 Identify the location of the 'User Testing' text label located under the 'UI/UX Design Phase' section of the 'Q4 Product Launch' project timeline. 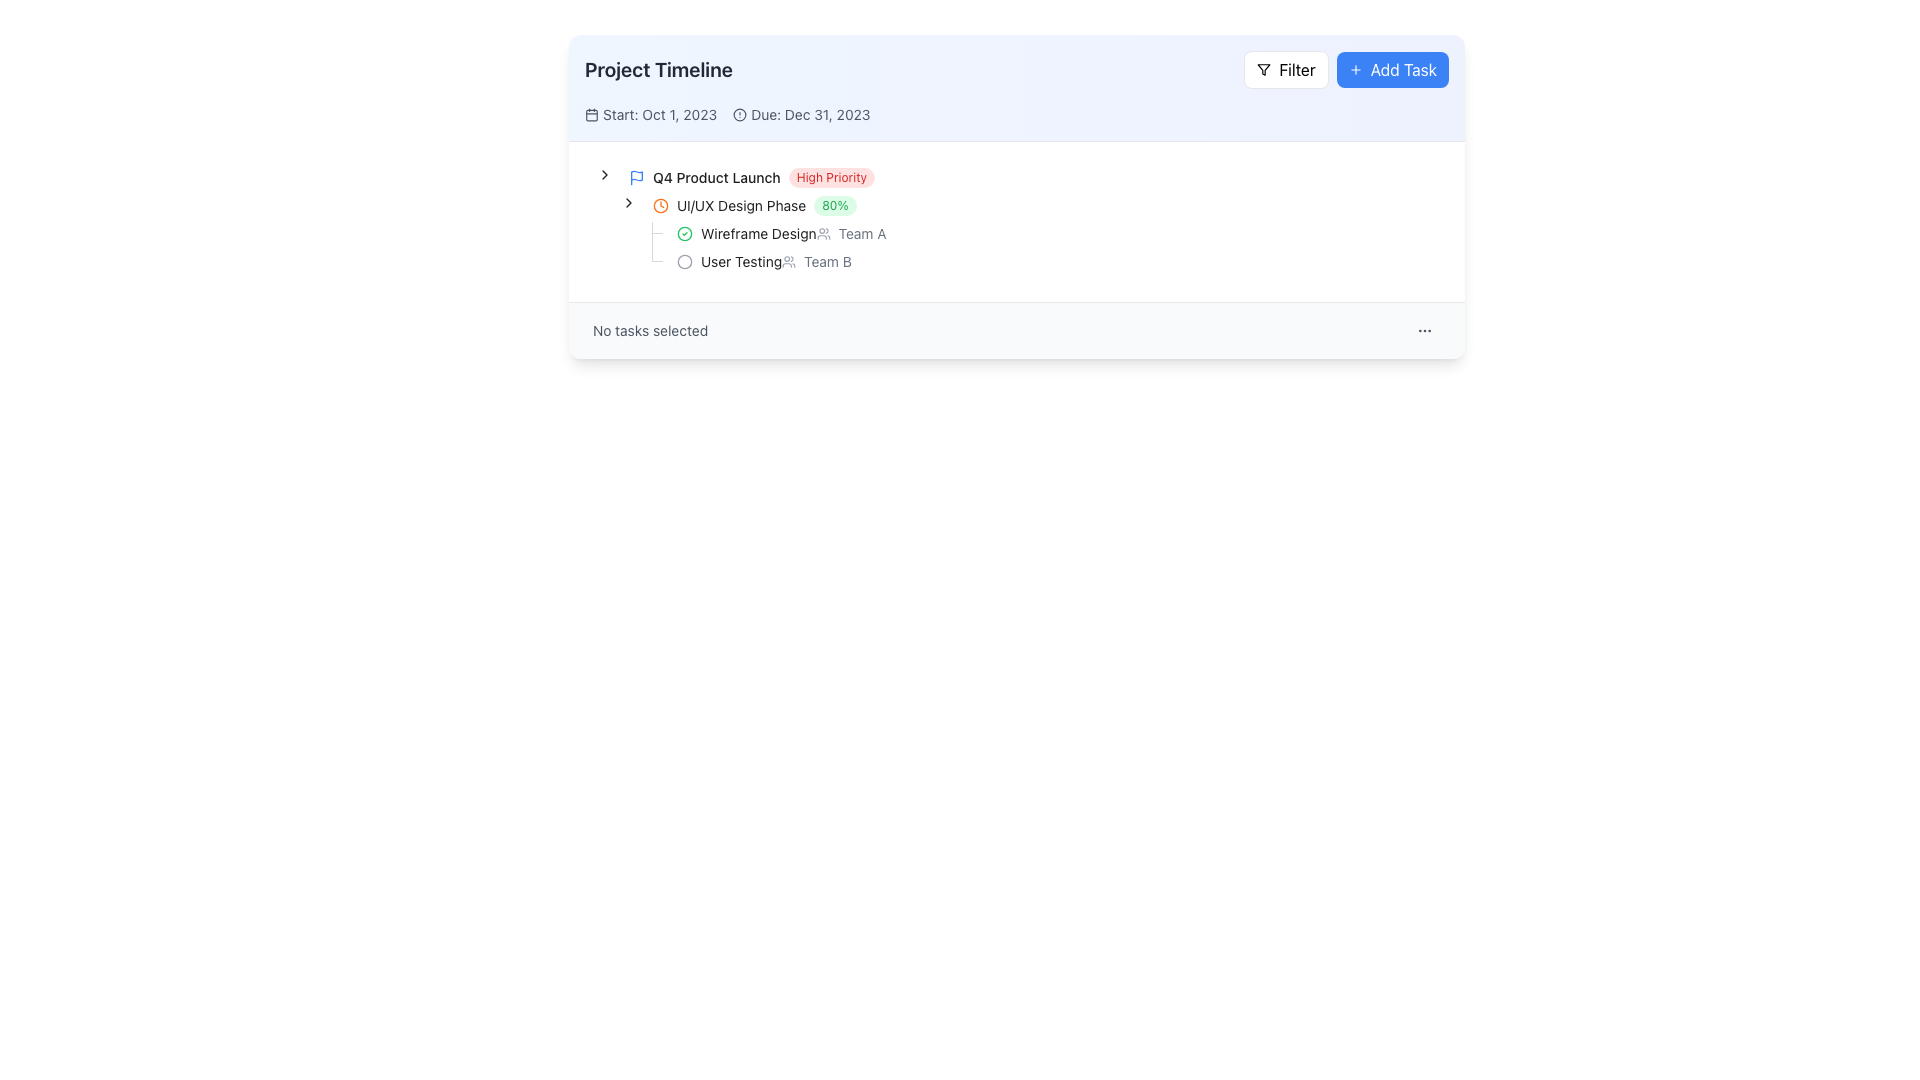
(740, 261).